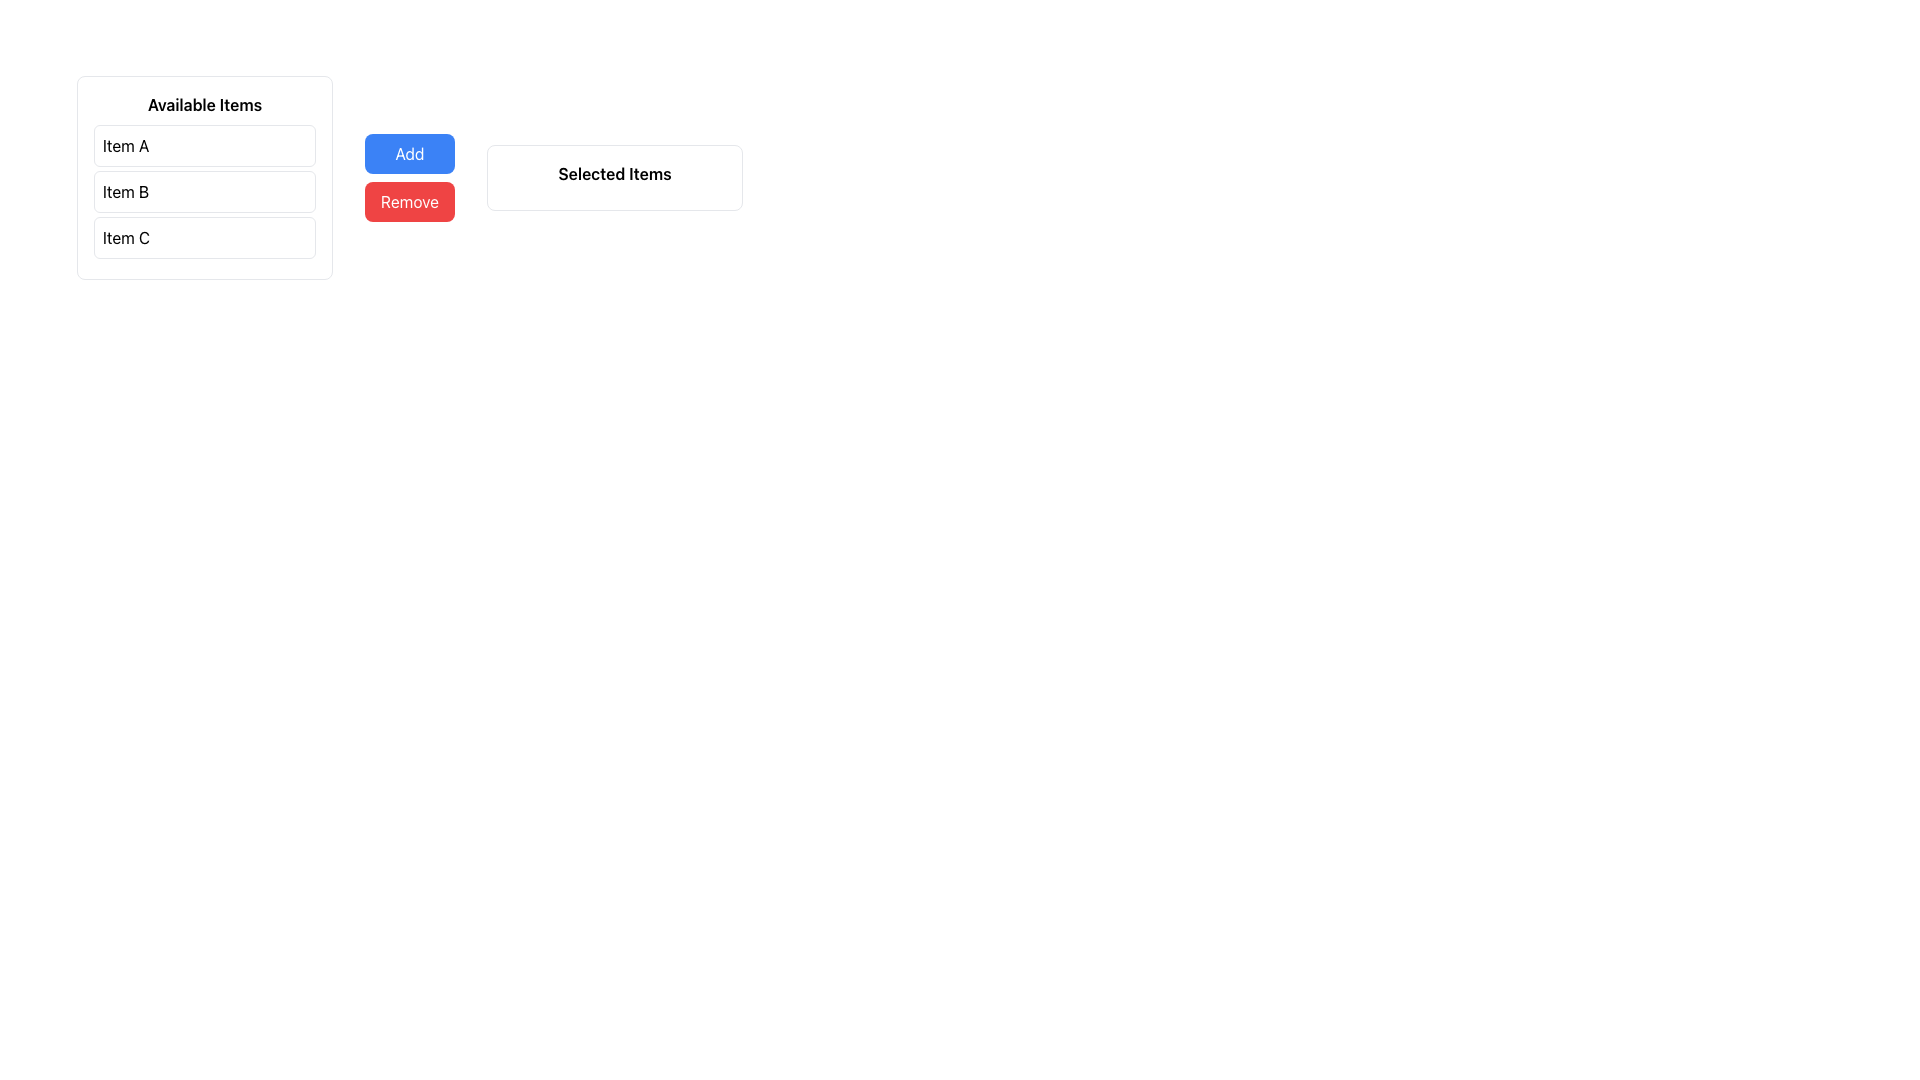  I want to click on the header text label that clearly labels the section containing a list of available items, so click(205, 104).